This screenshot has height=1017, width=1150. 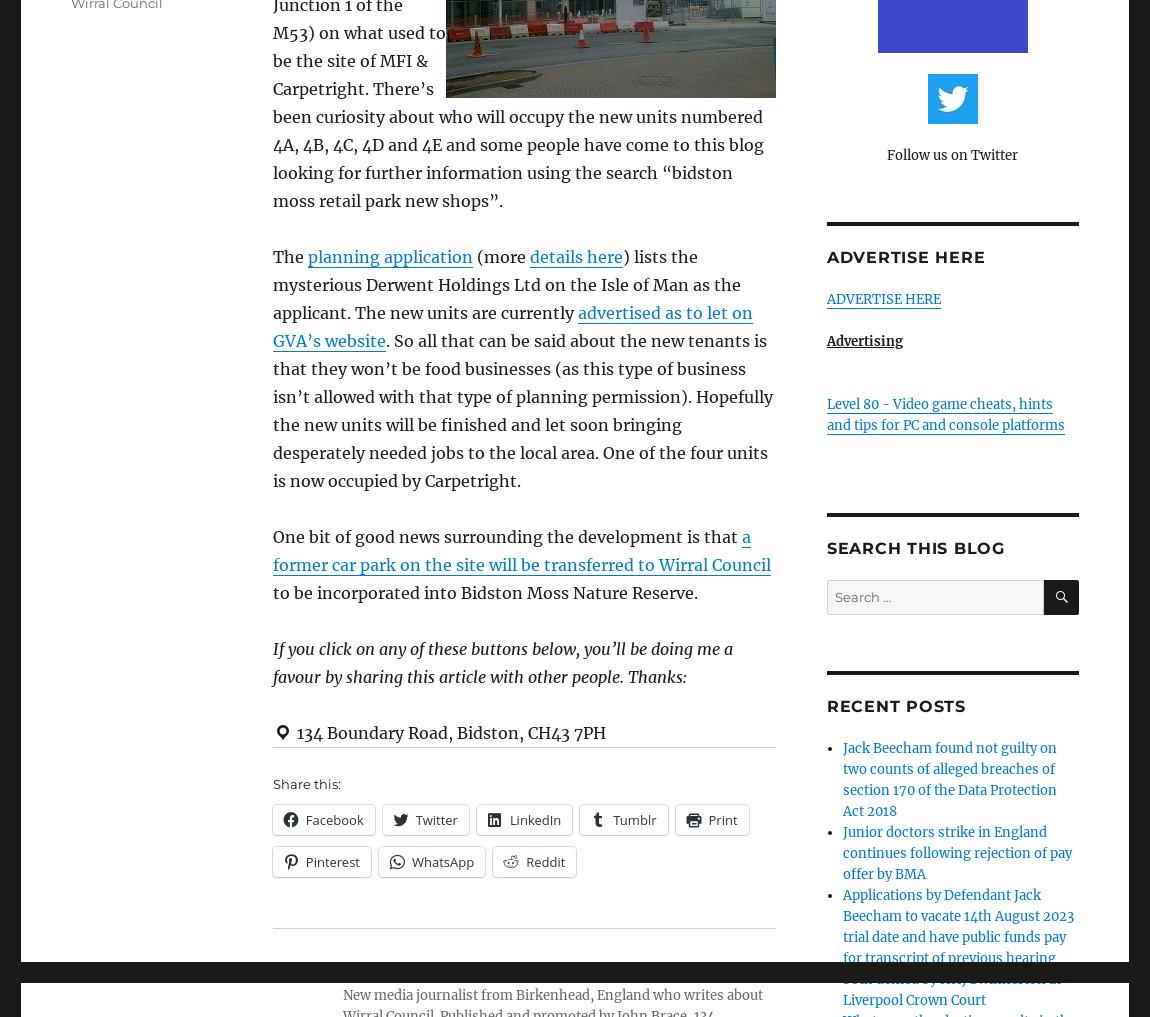 What do you see at coordinates (342, 971) in the screenshot?
I see `'Author:'` at bounding box center [342, 971].